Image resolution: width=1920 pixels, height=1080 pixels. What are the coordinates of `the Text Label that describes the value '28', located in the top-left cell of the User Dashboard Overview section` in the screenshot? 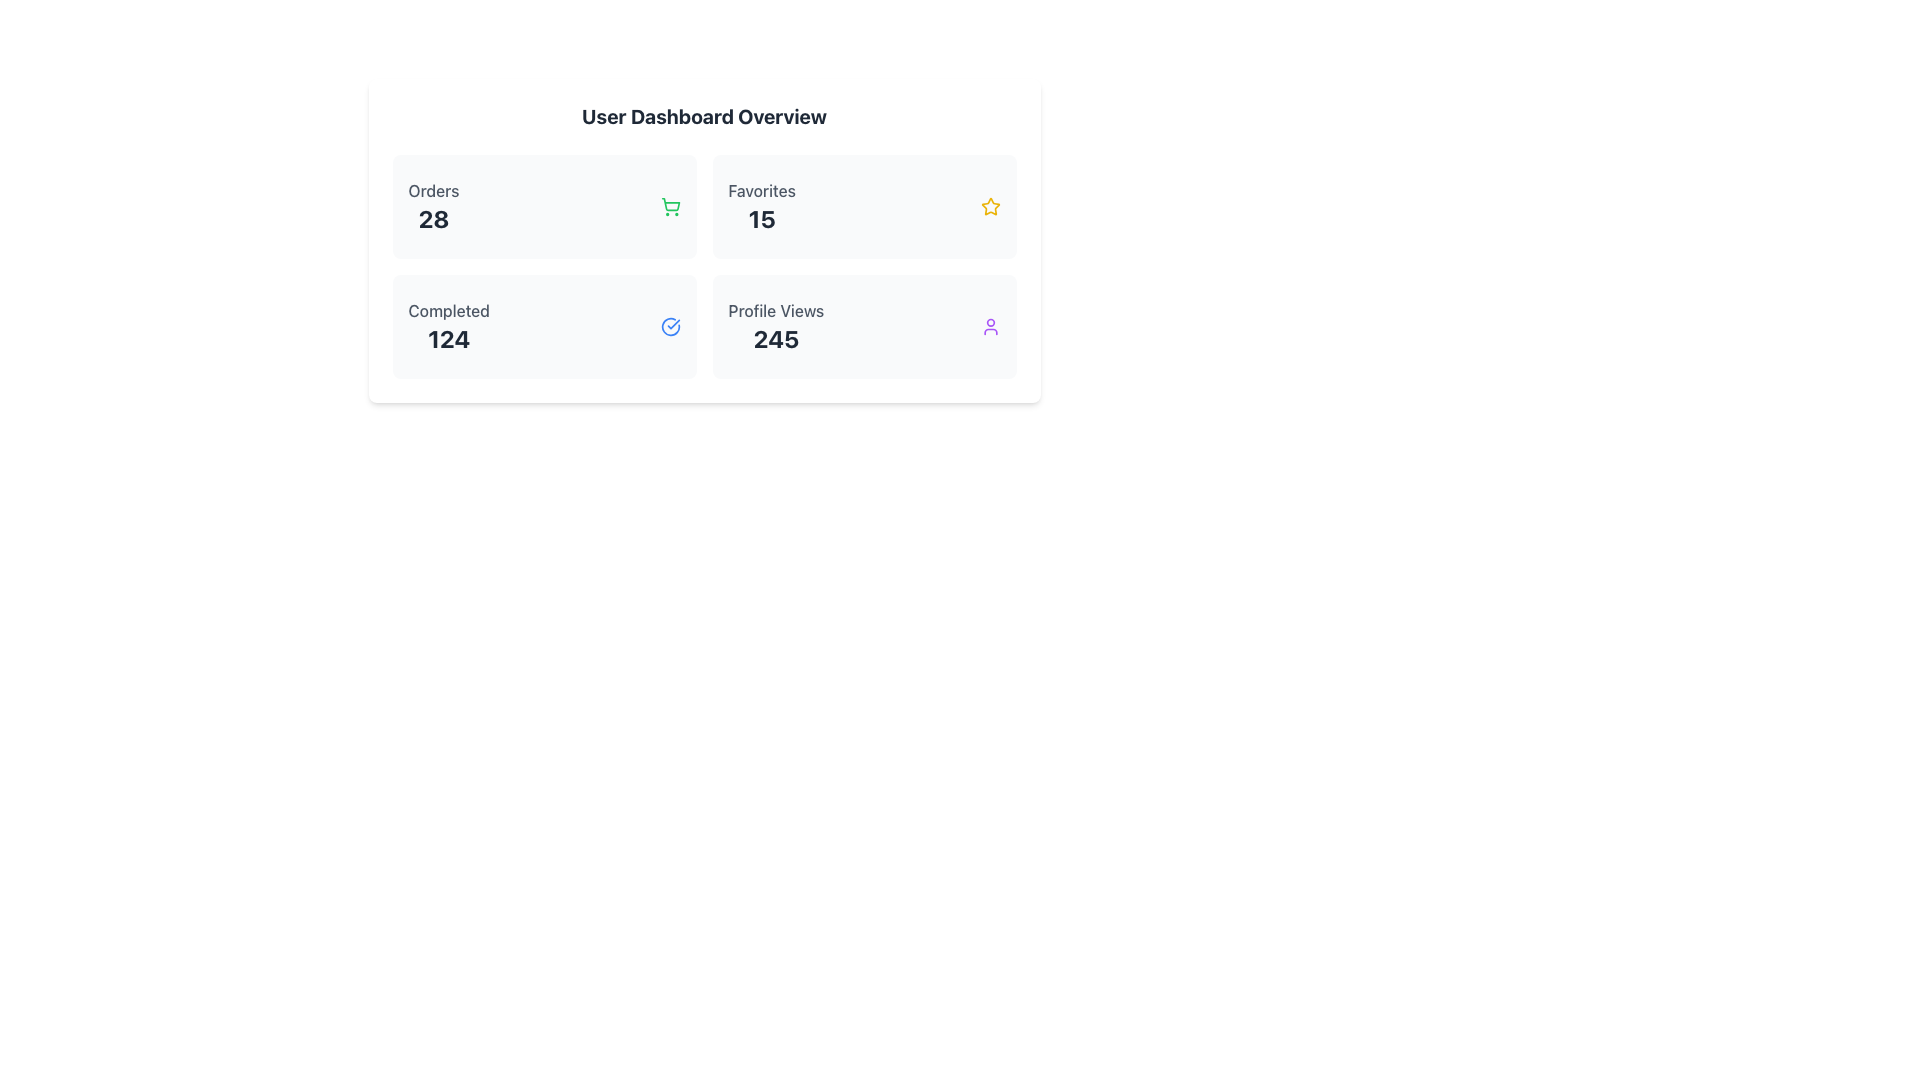 It's located at (432, 191).